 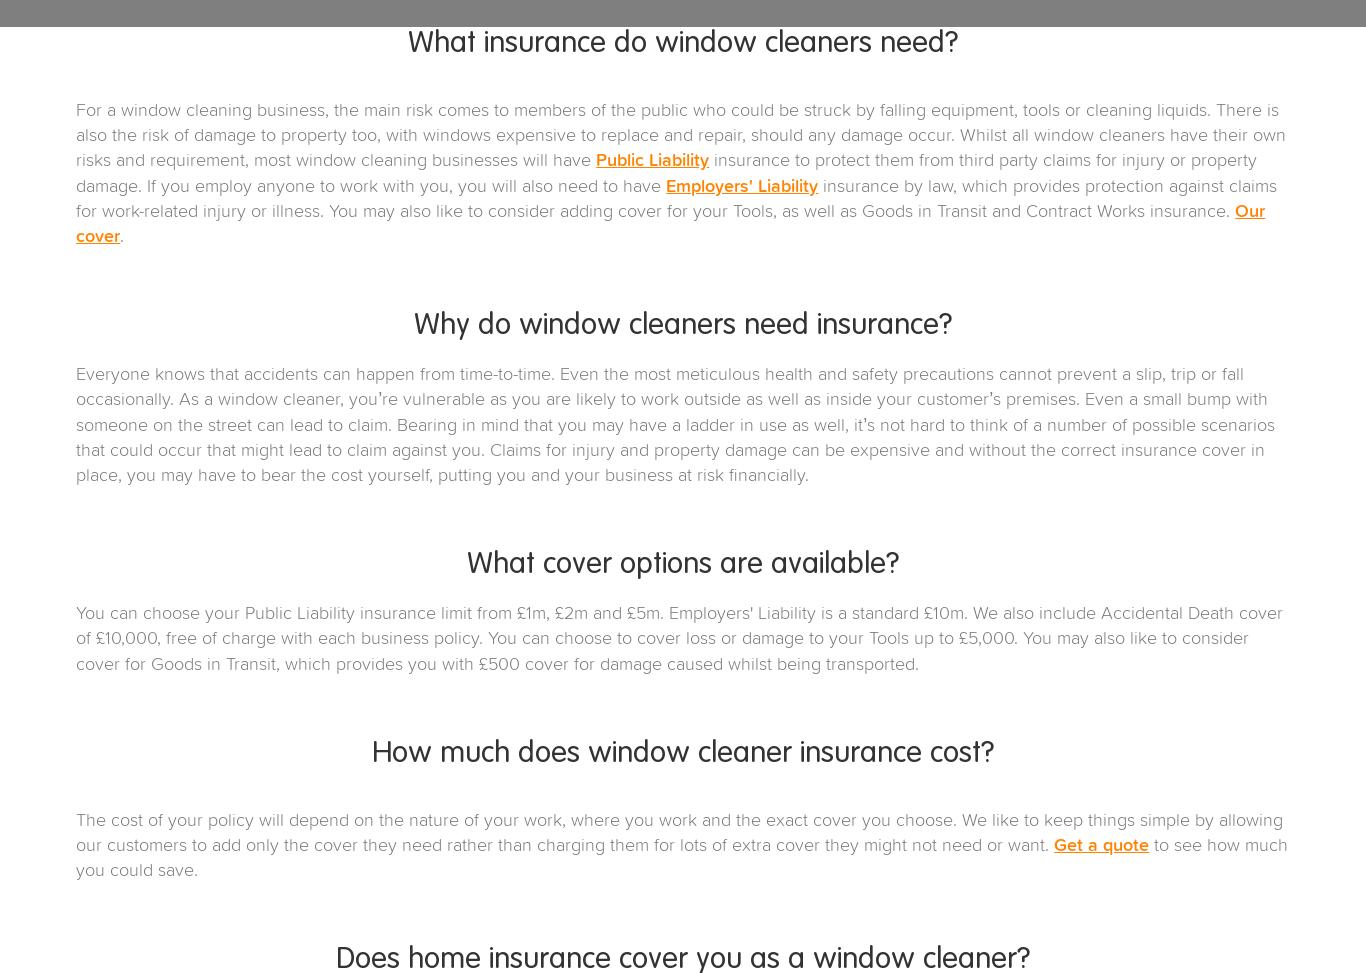 I want to click on 'Public Liability', so click(x=651, y=161).